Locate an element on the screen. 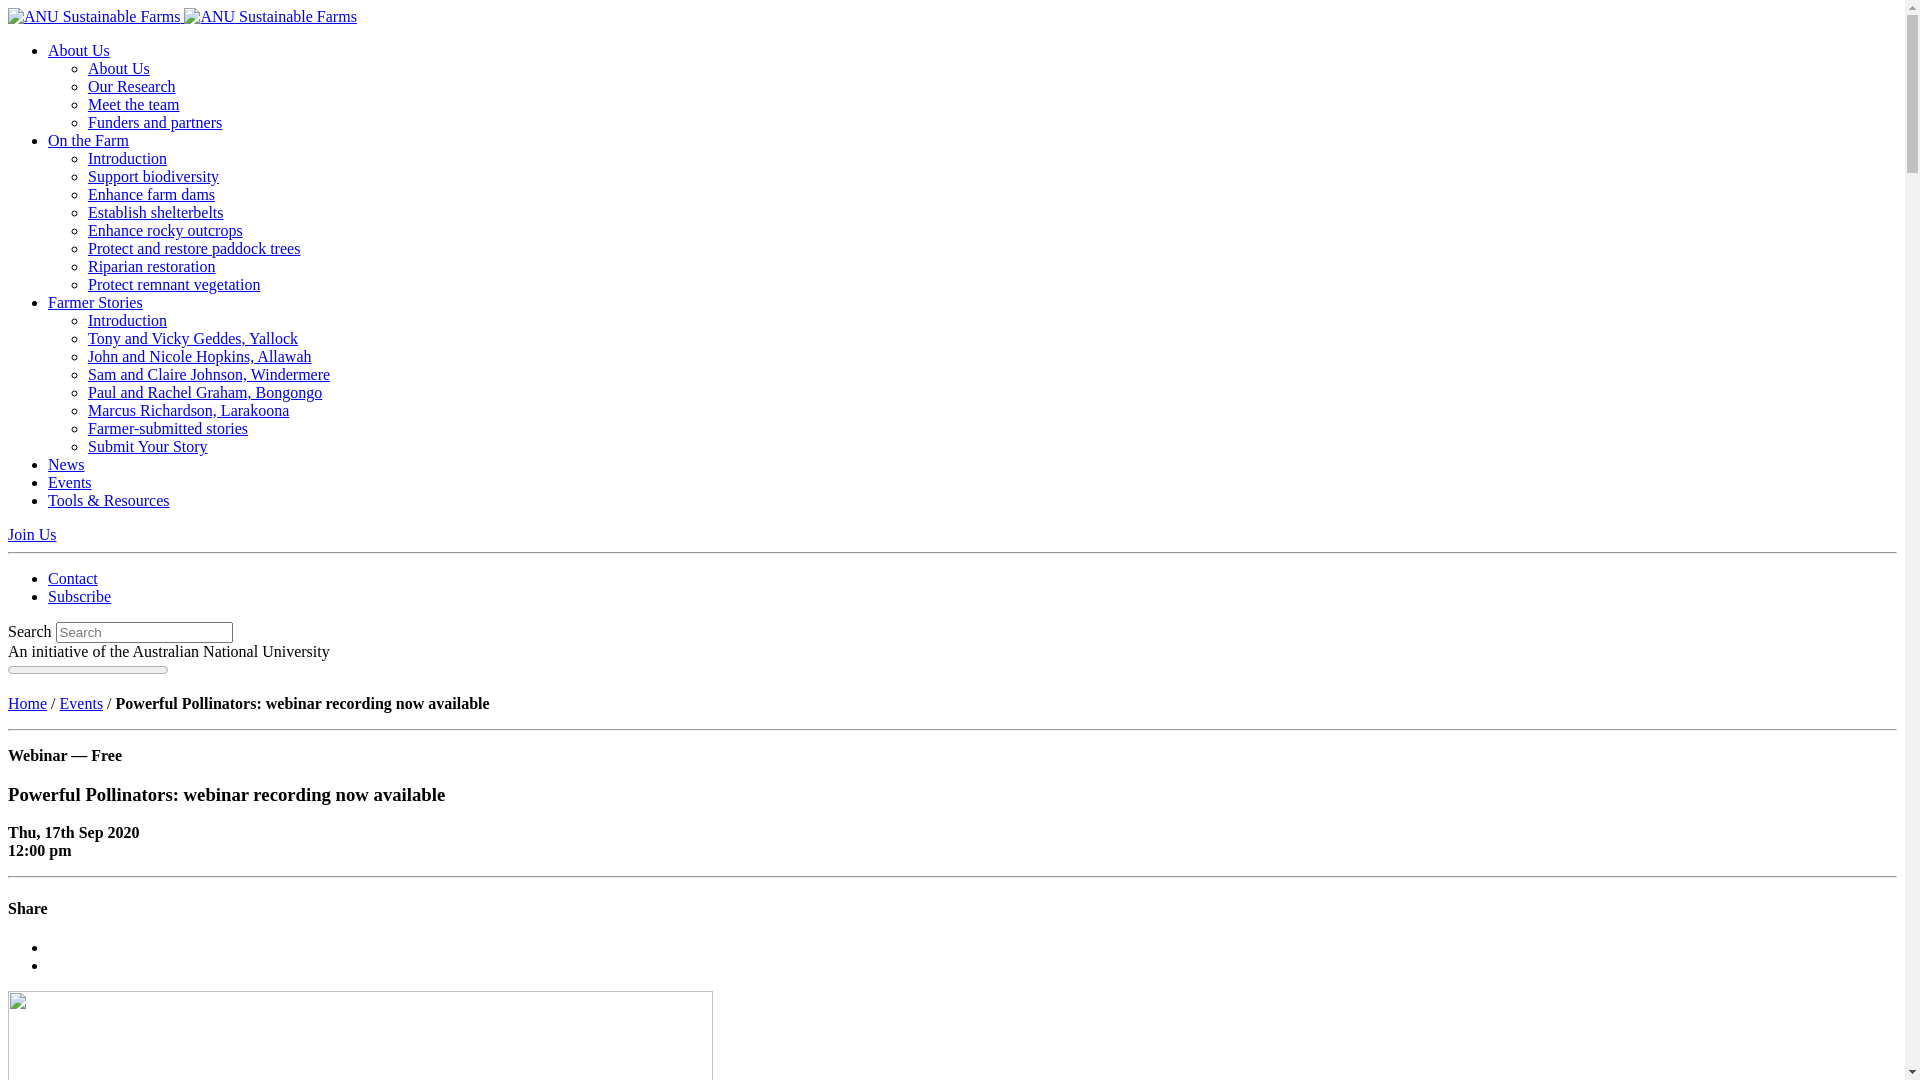 The image size is (1920, 1080). 'Sam and Claire Johnson, Windermere' is located at coordinates (209, 374).